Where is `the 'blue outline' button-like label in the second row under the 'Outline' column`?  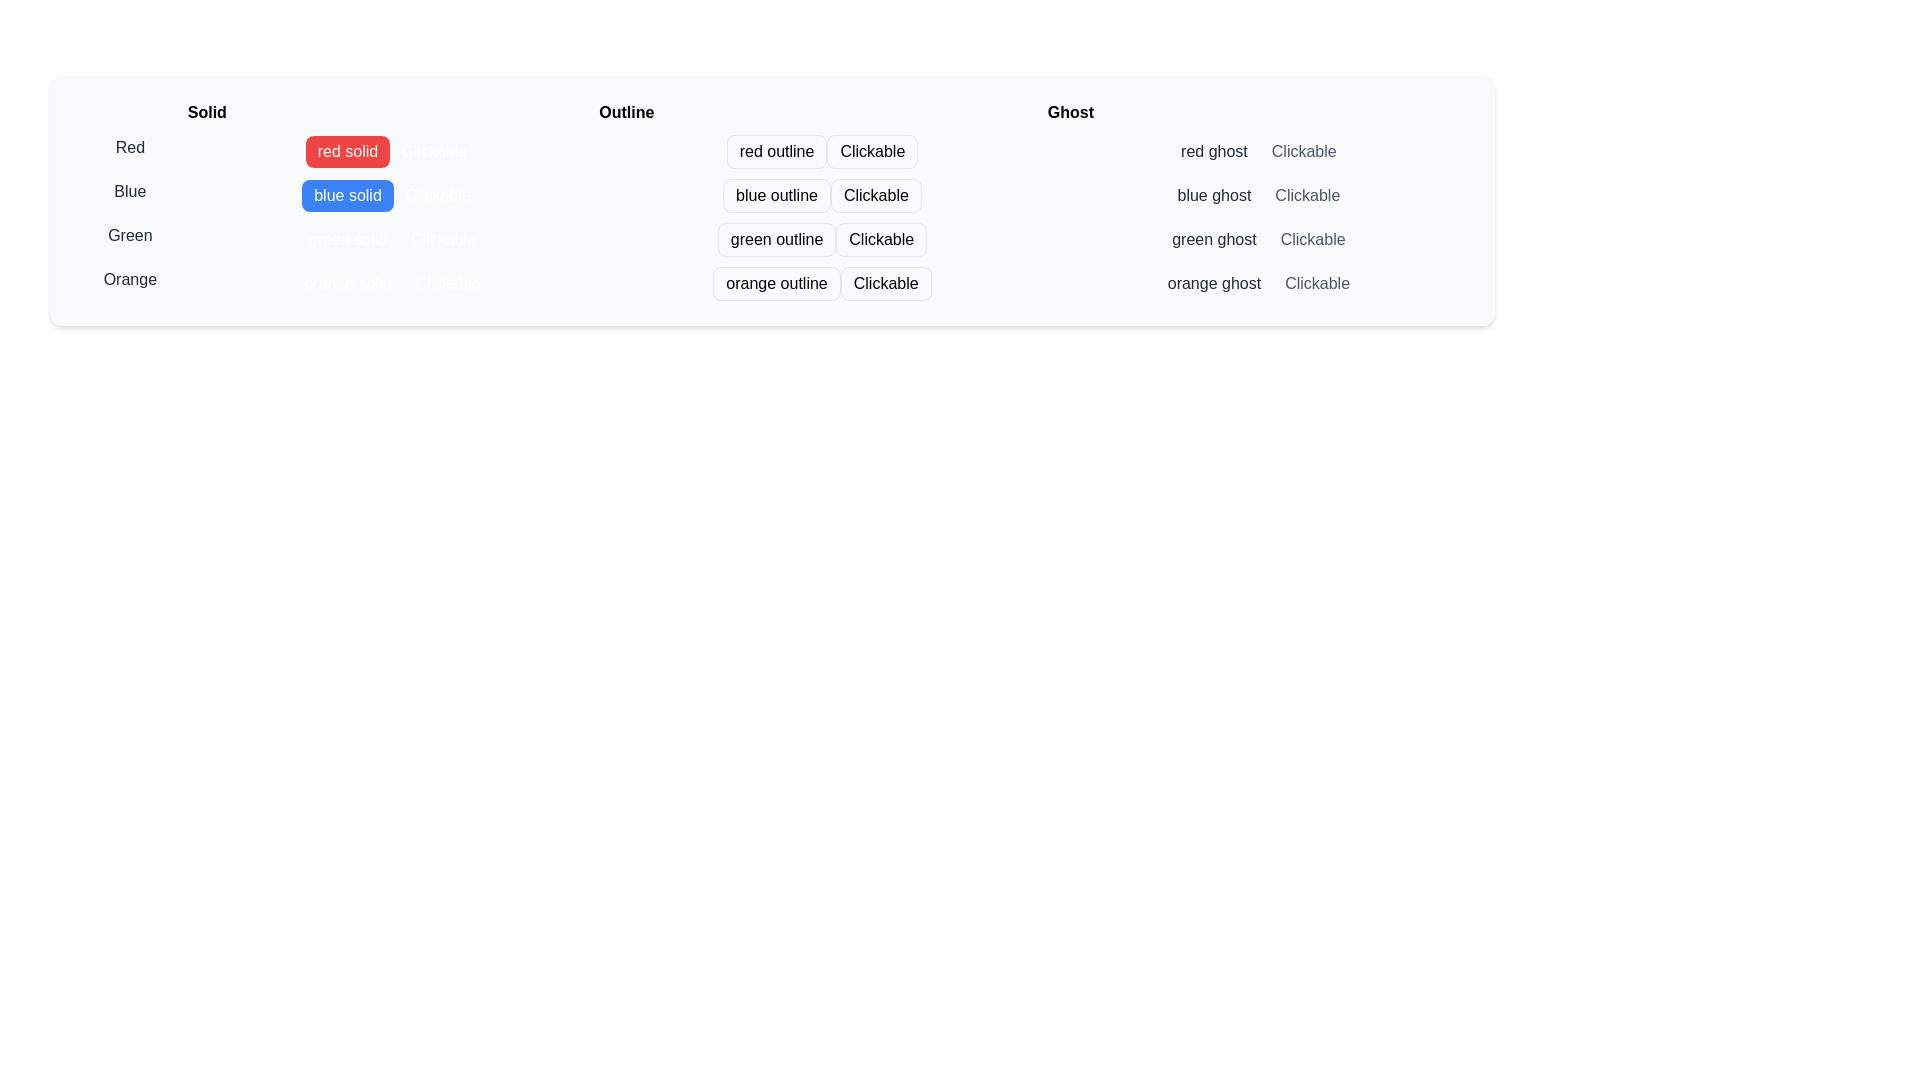
the 'blue outline' button-like label in the second row under the 'Outline' column is located at coordinates (822, 192).